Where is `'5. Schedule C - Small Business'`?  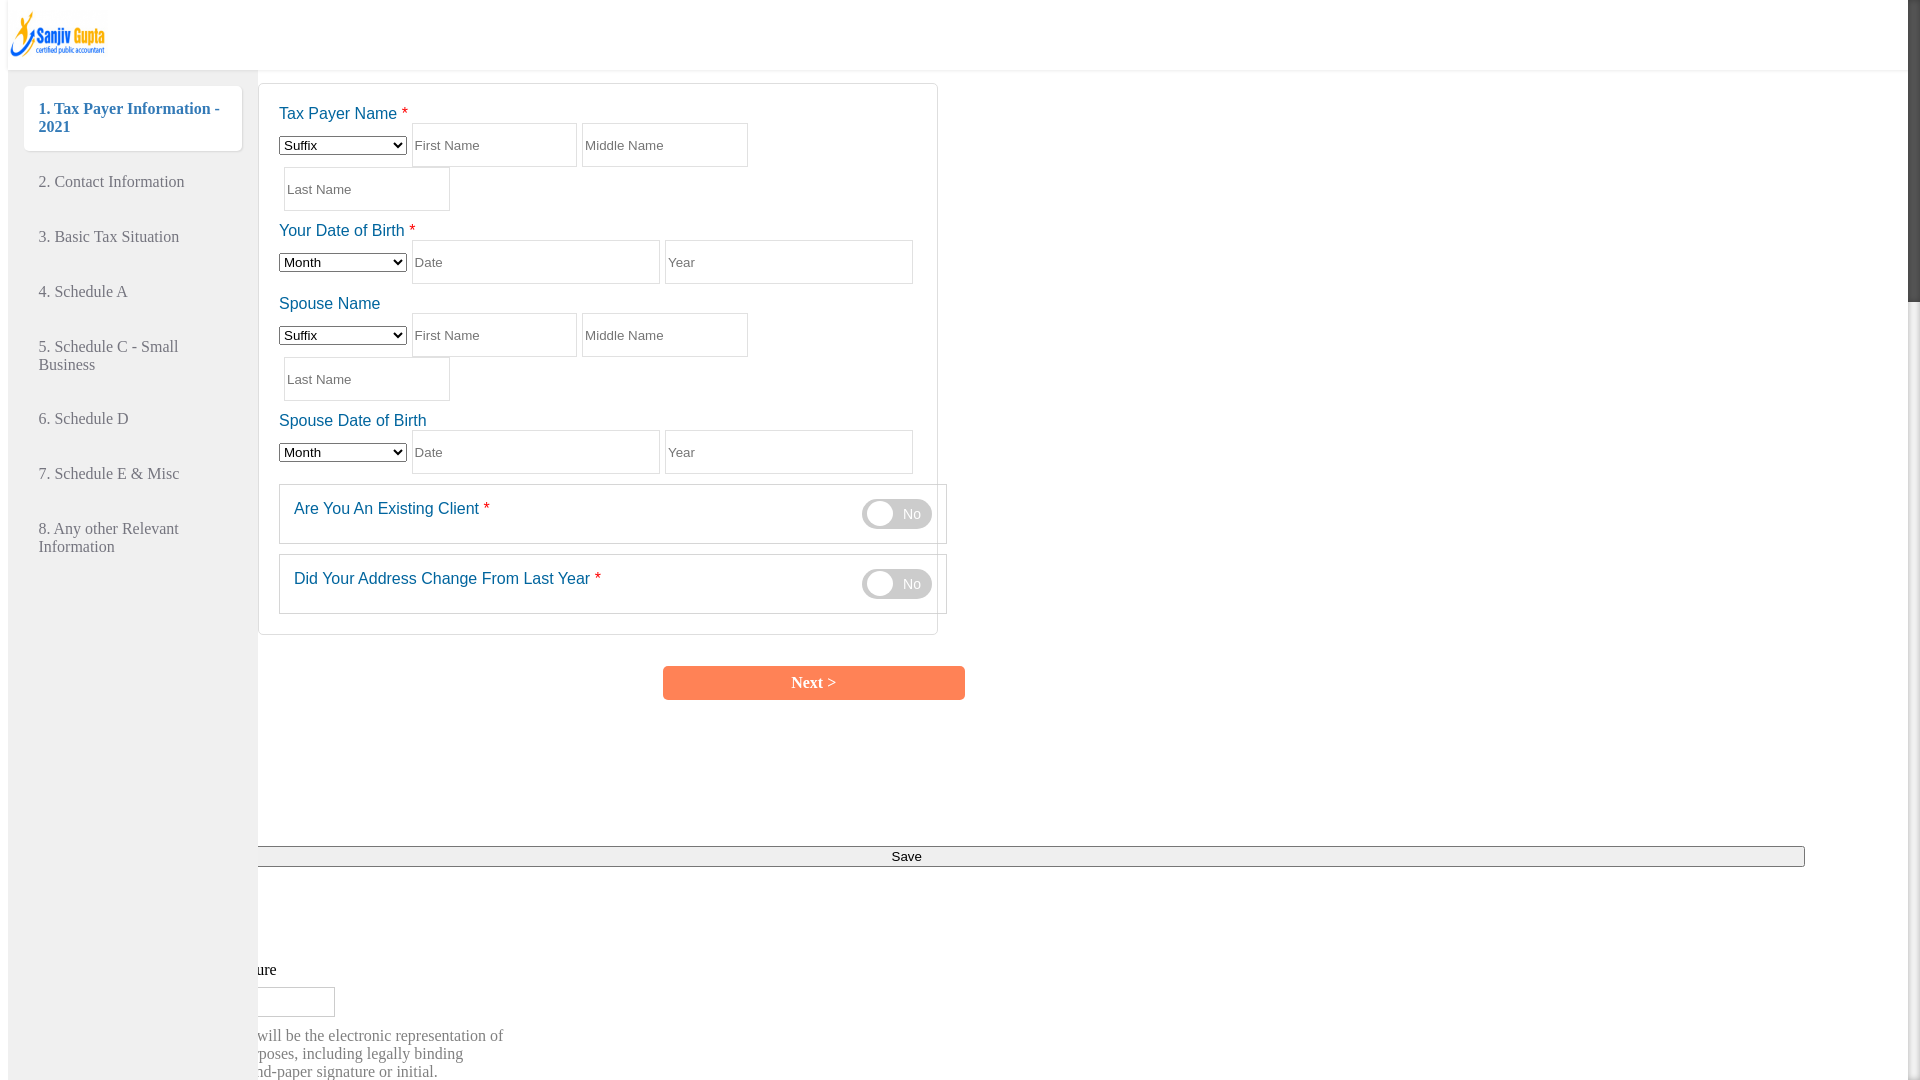
'5. Schedule C - Small Business' is located at coordinates (132, 354).